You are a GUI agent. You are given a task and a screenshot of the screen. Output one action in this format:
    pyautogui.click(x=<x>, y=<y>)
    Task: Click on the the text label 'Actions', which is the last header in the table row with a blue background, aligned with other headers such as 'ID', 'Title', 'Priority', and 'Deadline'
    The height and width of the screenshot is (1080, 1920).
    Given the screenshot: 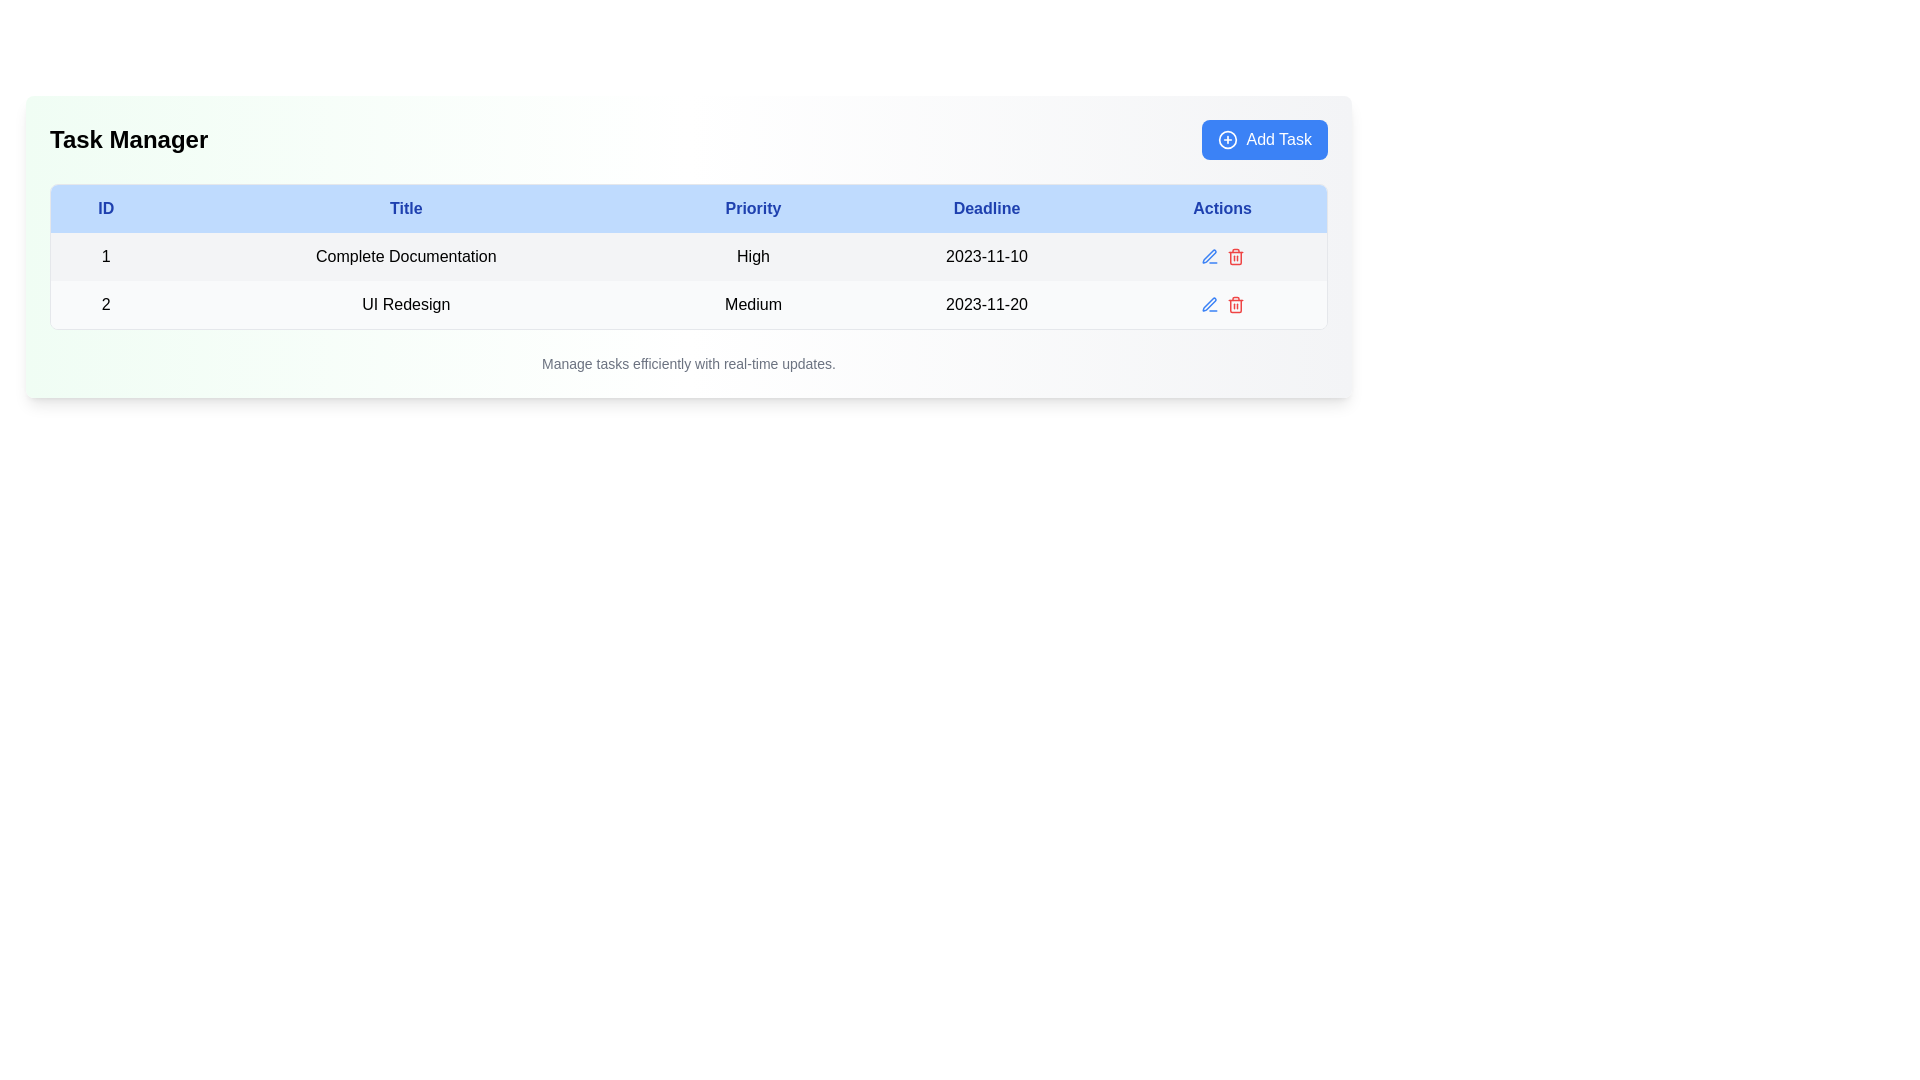 What is the action you would take?
    pyautogui.click(x=1221, y=208)
    